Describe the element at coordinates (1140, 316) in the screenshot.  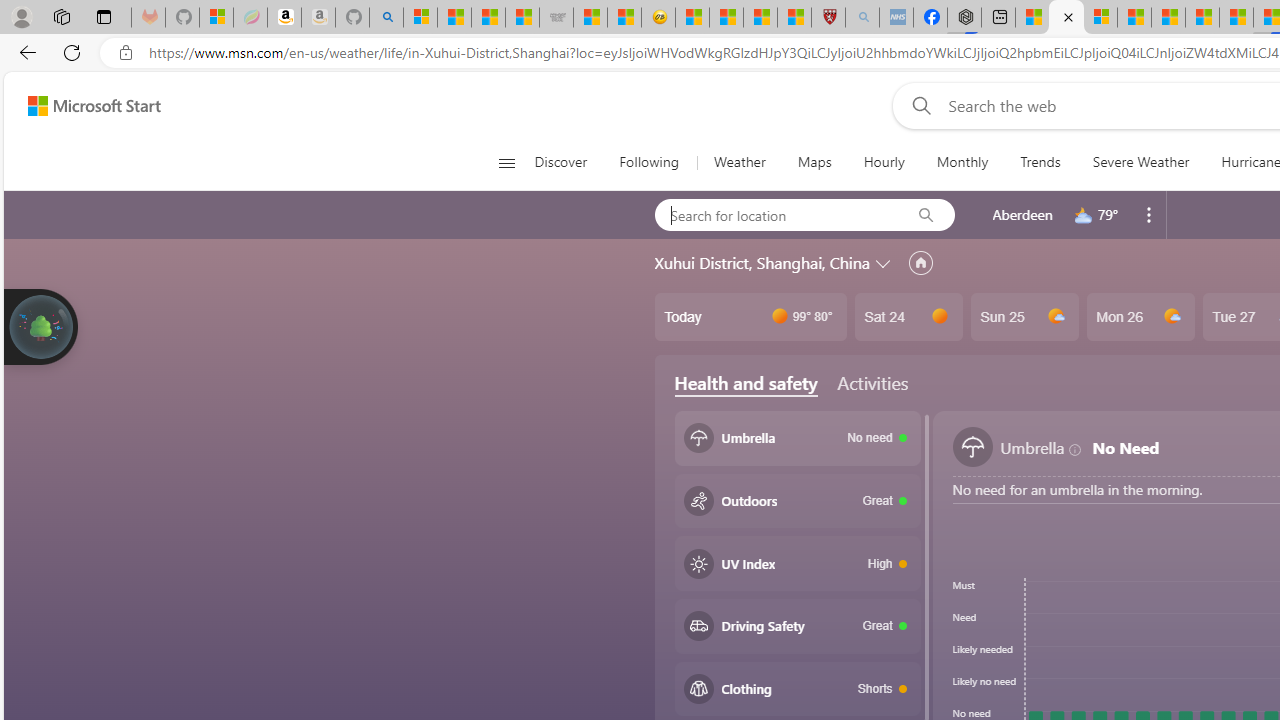
I see `'Mon 26'` at that location.